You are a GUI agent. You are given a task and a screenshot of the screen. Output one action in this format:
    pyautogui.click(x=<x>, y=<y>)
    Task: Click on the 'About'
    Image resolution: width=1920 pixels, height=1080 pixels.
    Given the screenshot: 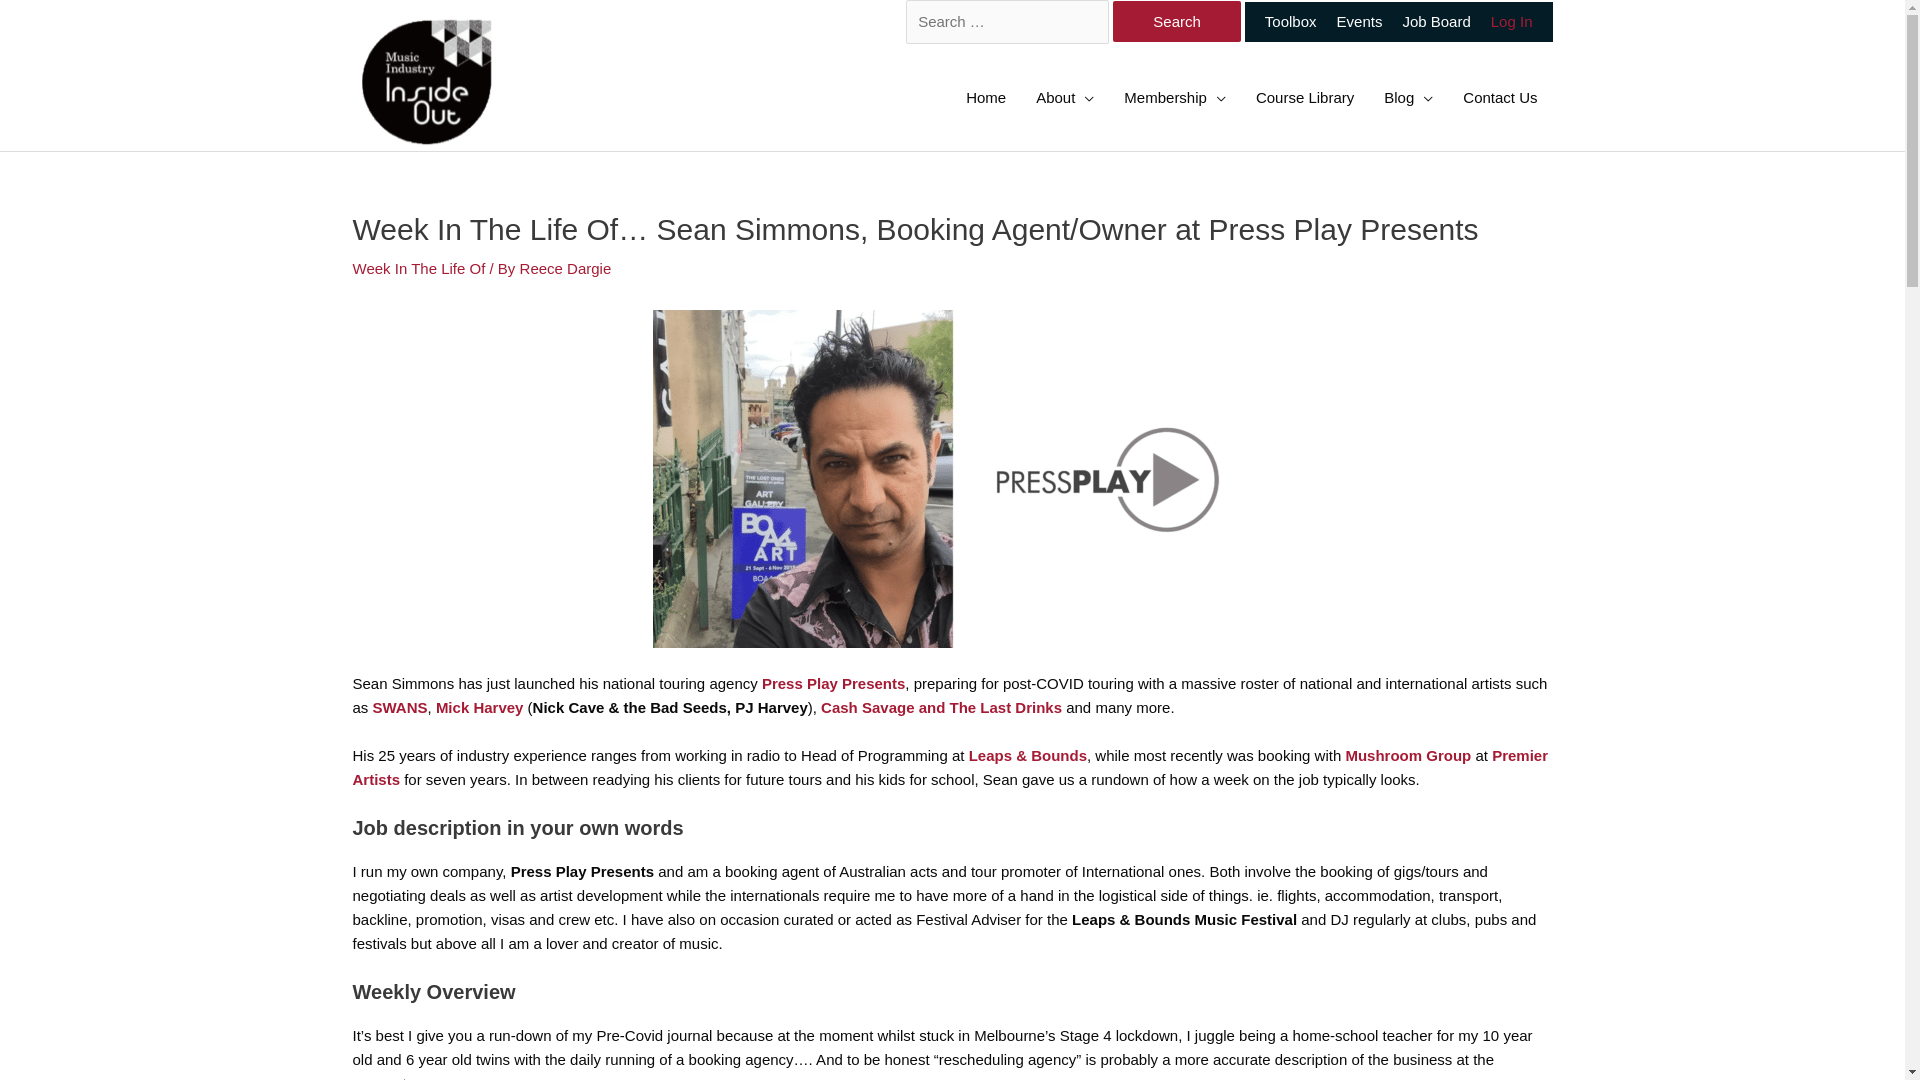 What is the action you would take?
    pyautogui.click(x=1021, y=97)
    